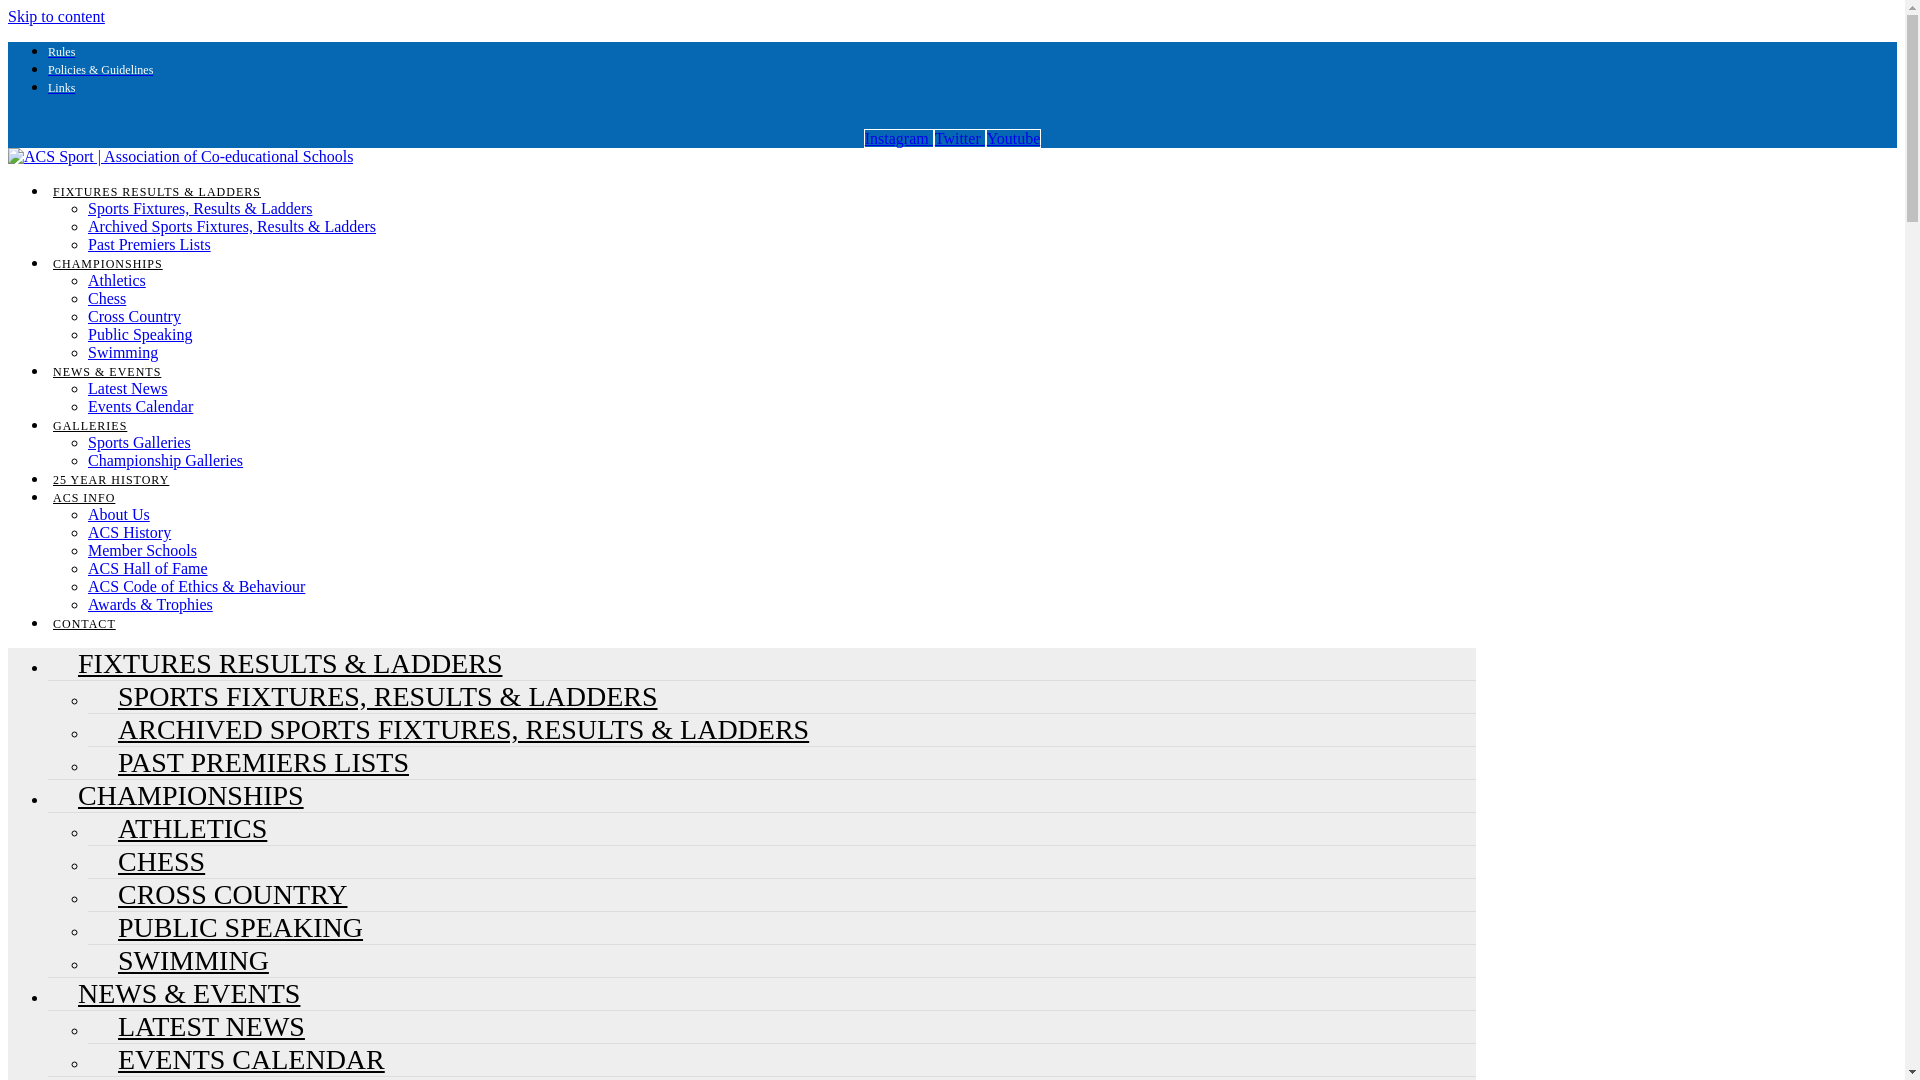  Describe the element at coordinates (141, 550) in the screenshot. I see `'Member Schools'` at that location.